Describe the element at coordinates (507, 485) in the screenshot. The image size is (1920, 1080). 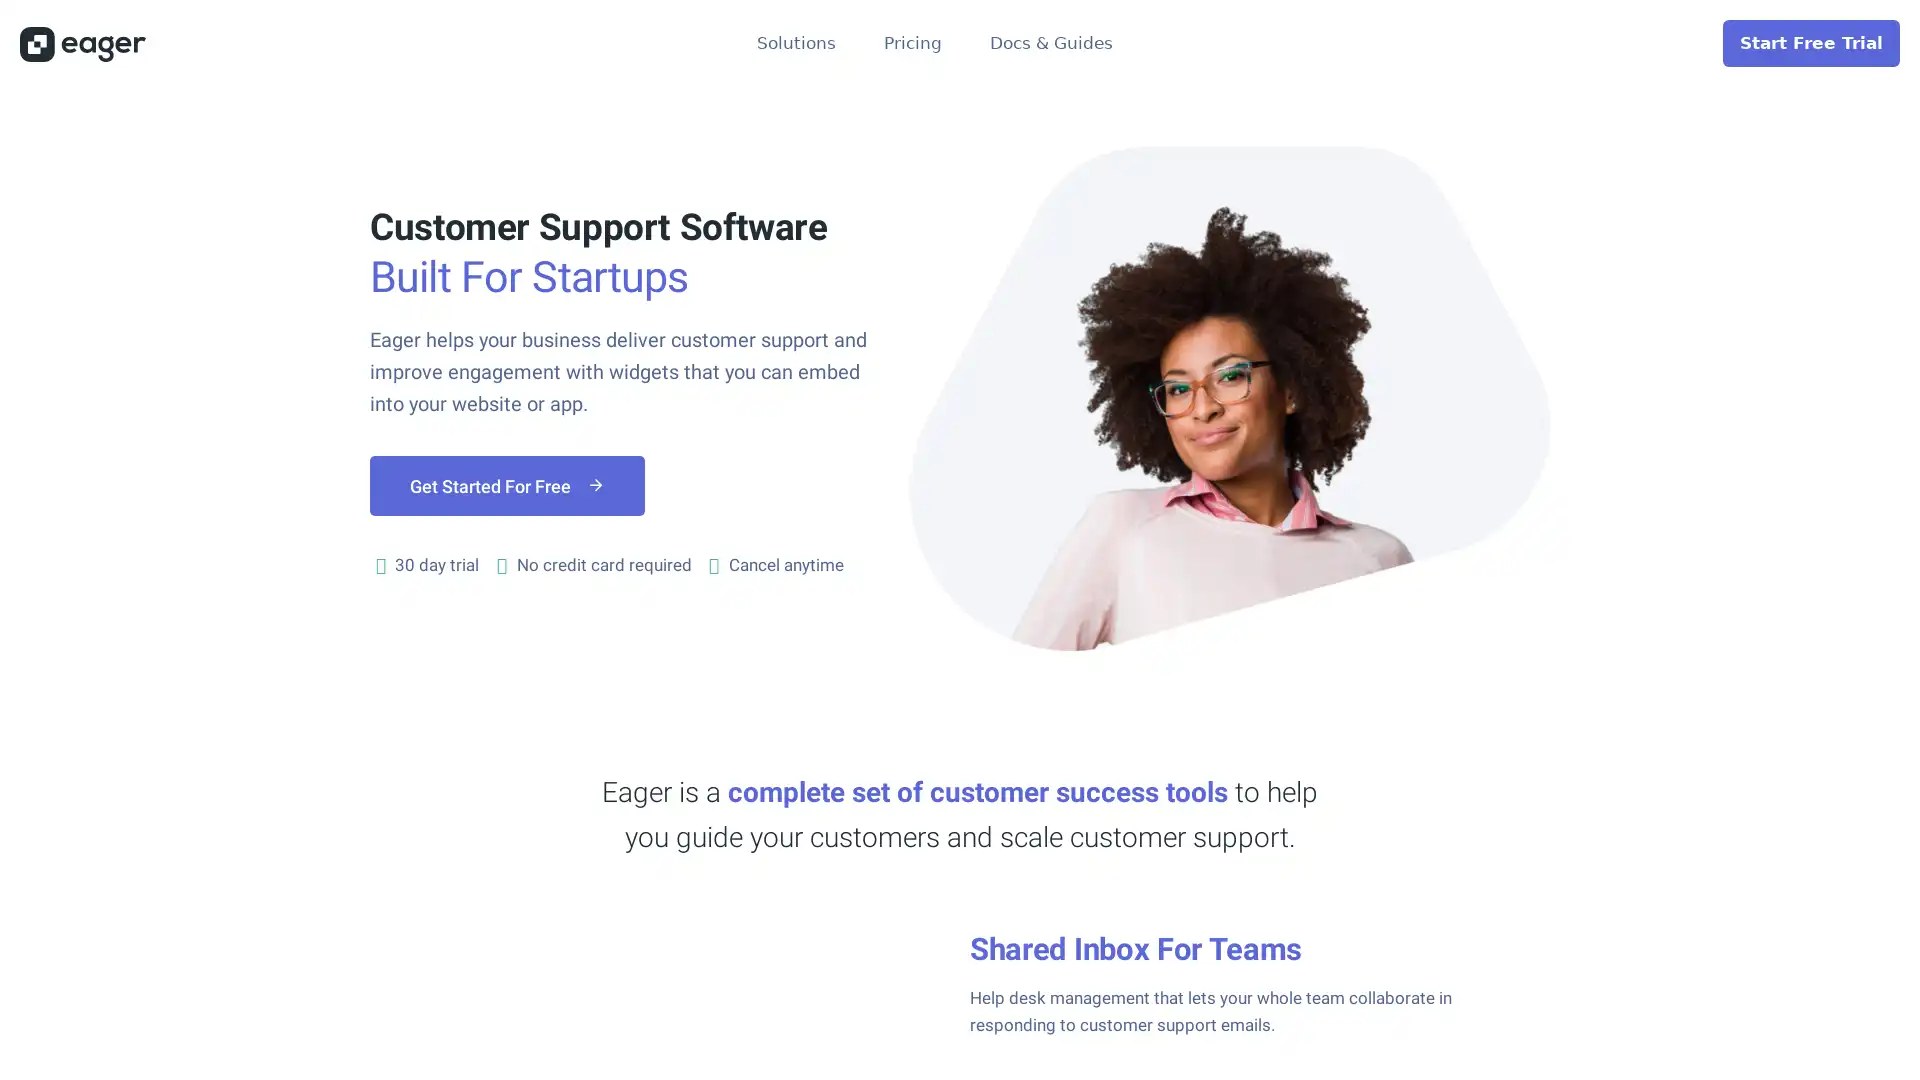
I see `Get Started For Free` at that location.